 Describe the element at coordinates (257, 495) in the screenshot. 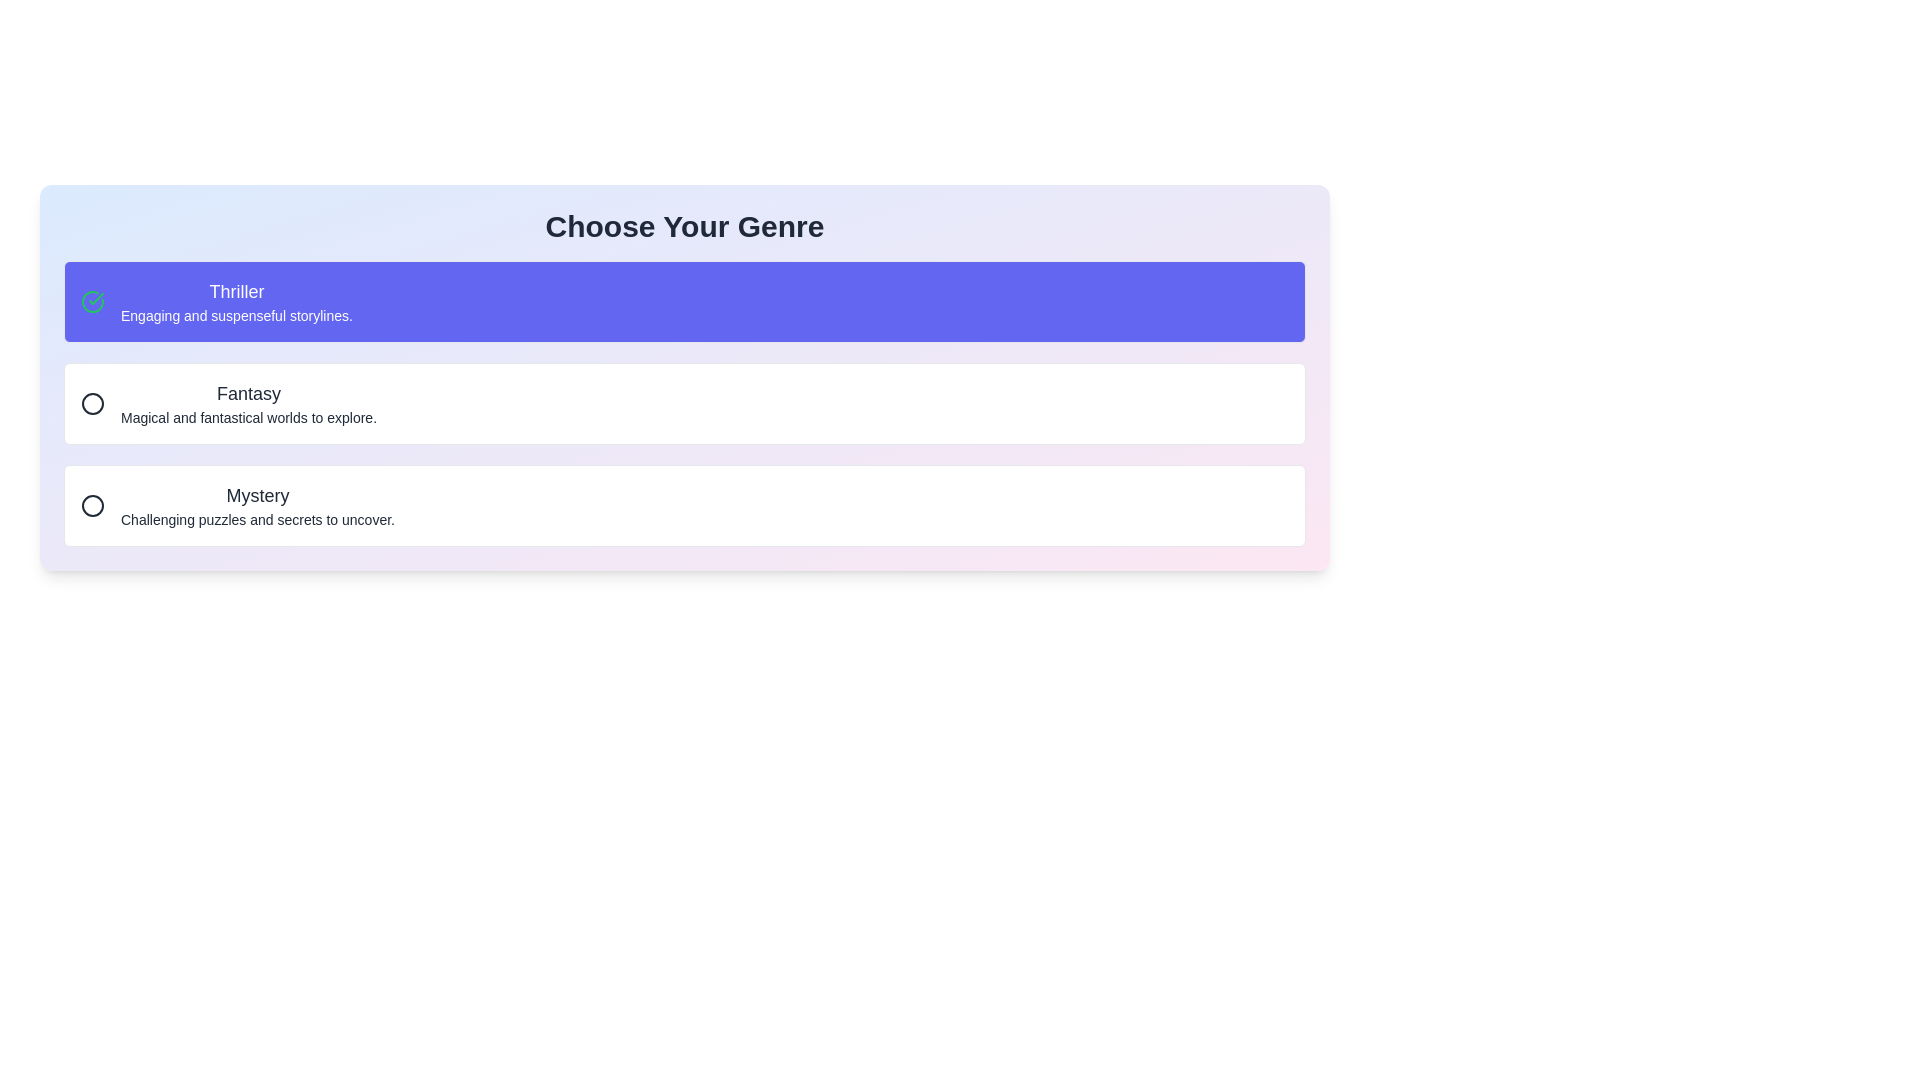

I see `the static text label for the 'Mystery' genre option, which is located in the third position of the genre selection list, directly under 'Fantasy'` at that location.